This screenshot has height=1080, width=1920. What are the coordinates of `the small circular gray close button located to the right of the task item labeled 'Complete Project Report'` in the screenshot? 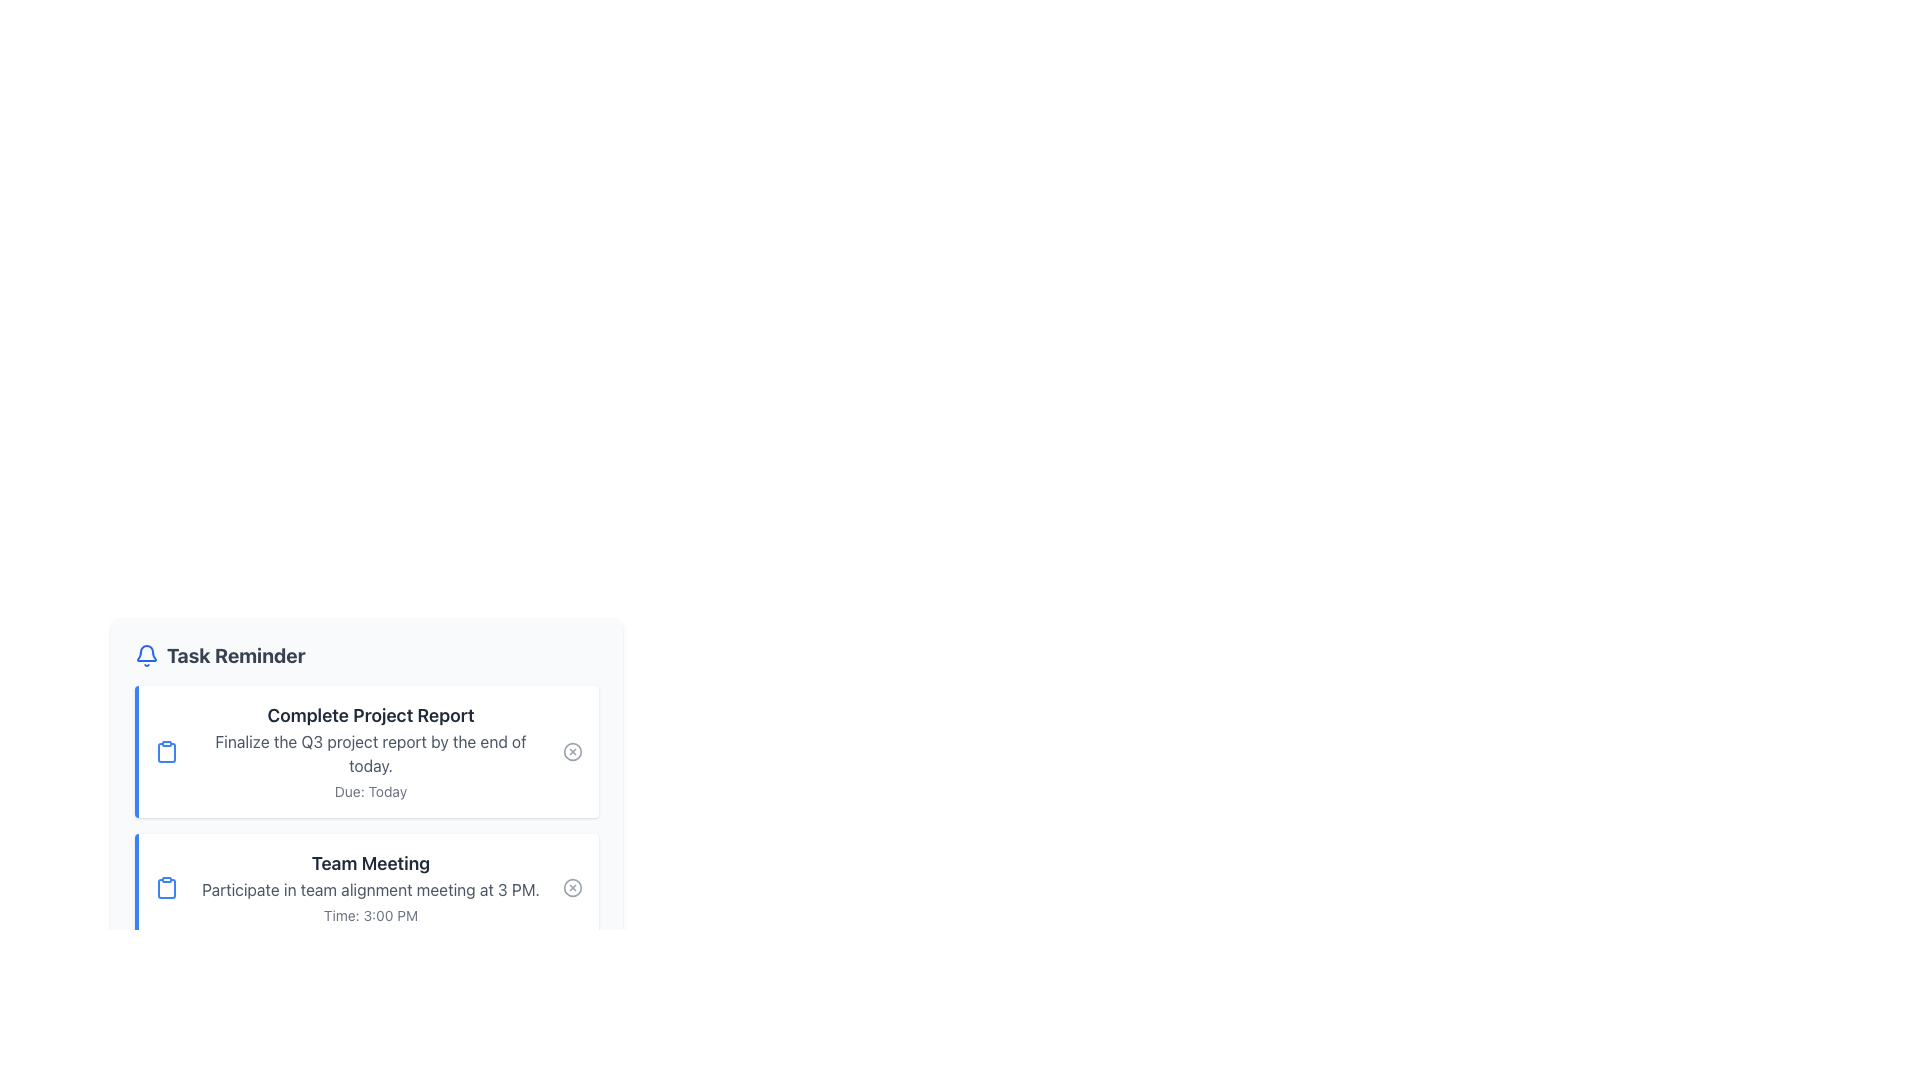 It's located at (571, 752).